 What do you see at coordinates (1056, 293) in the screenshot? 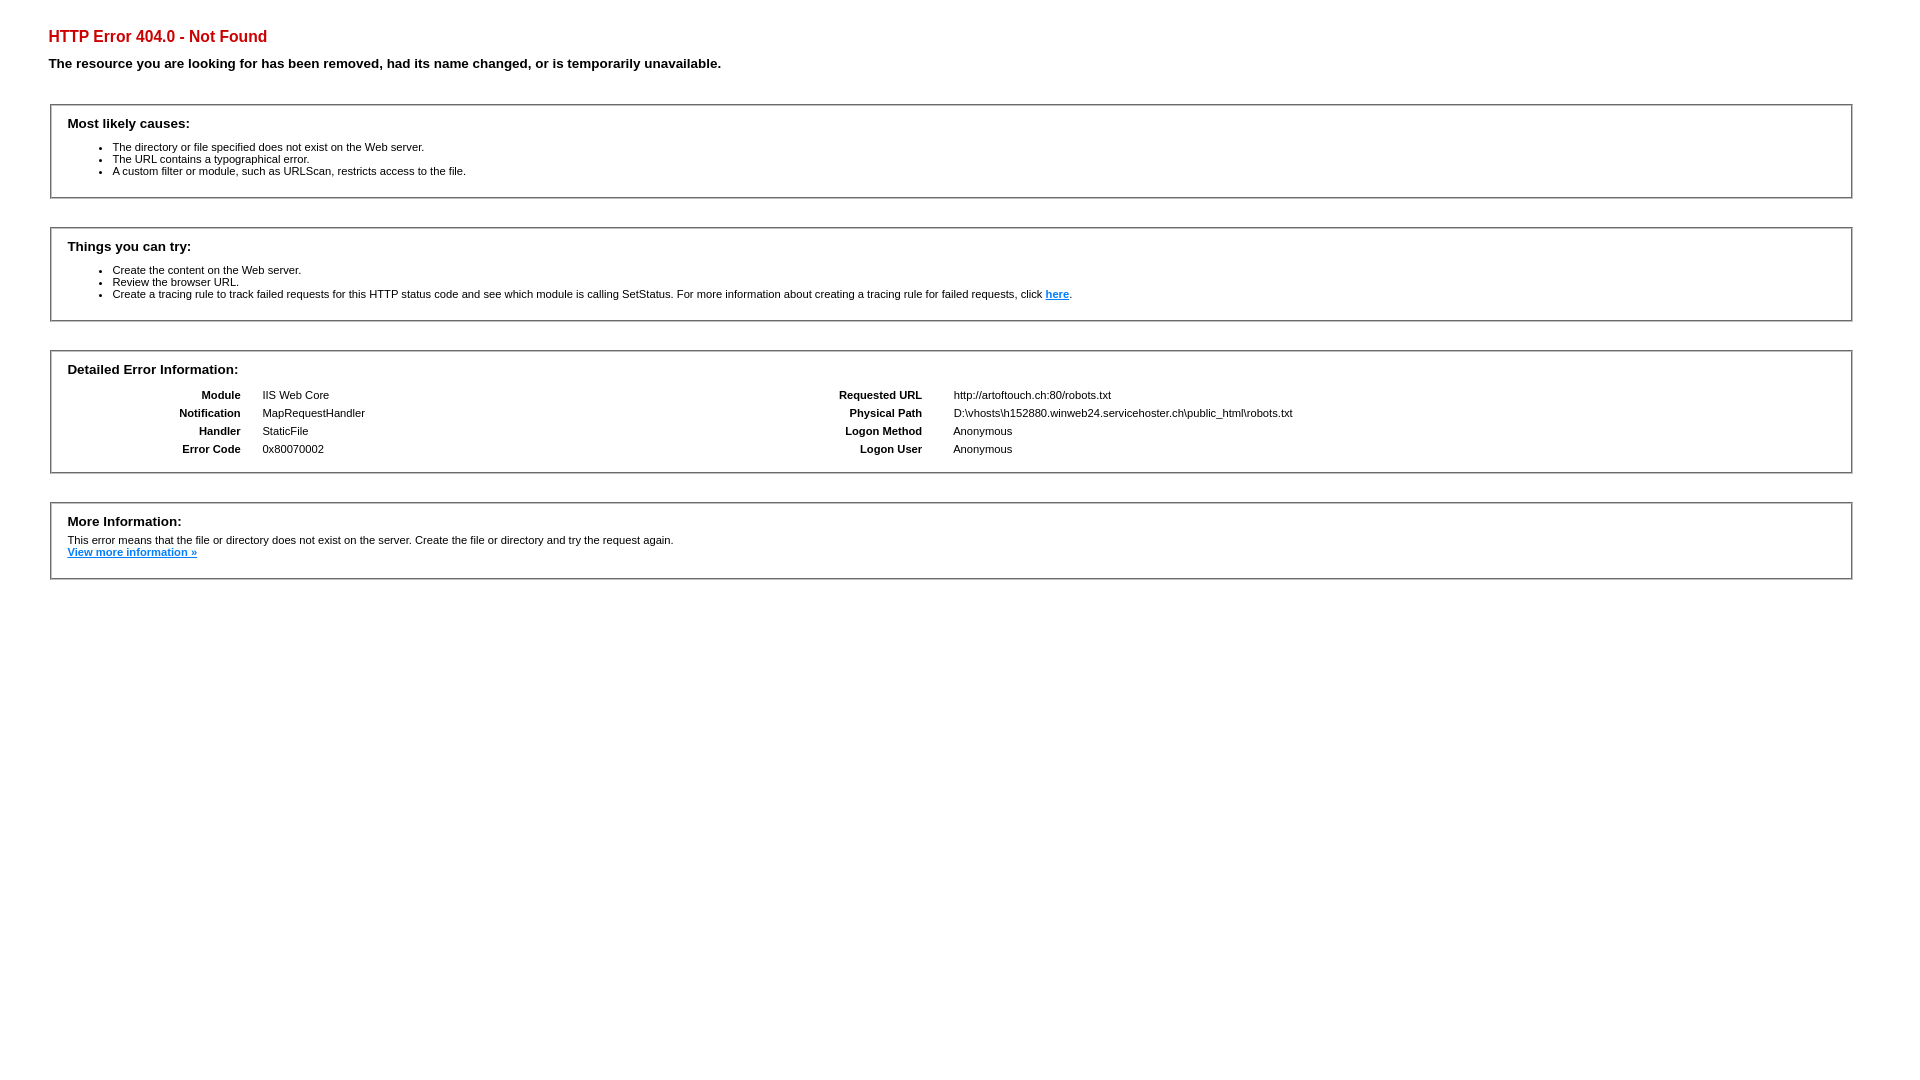
I see `'here'` at bounding box center [1056, 293].